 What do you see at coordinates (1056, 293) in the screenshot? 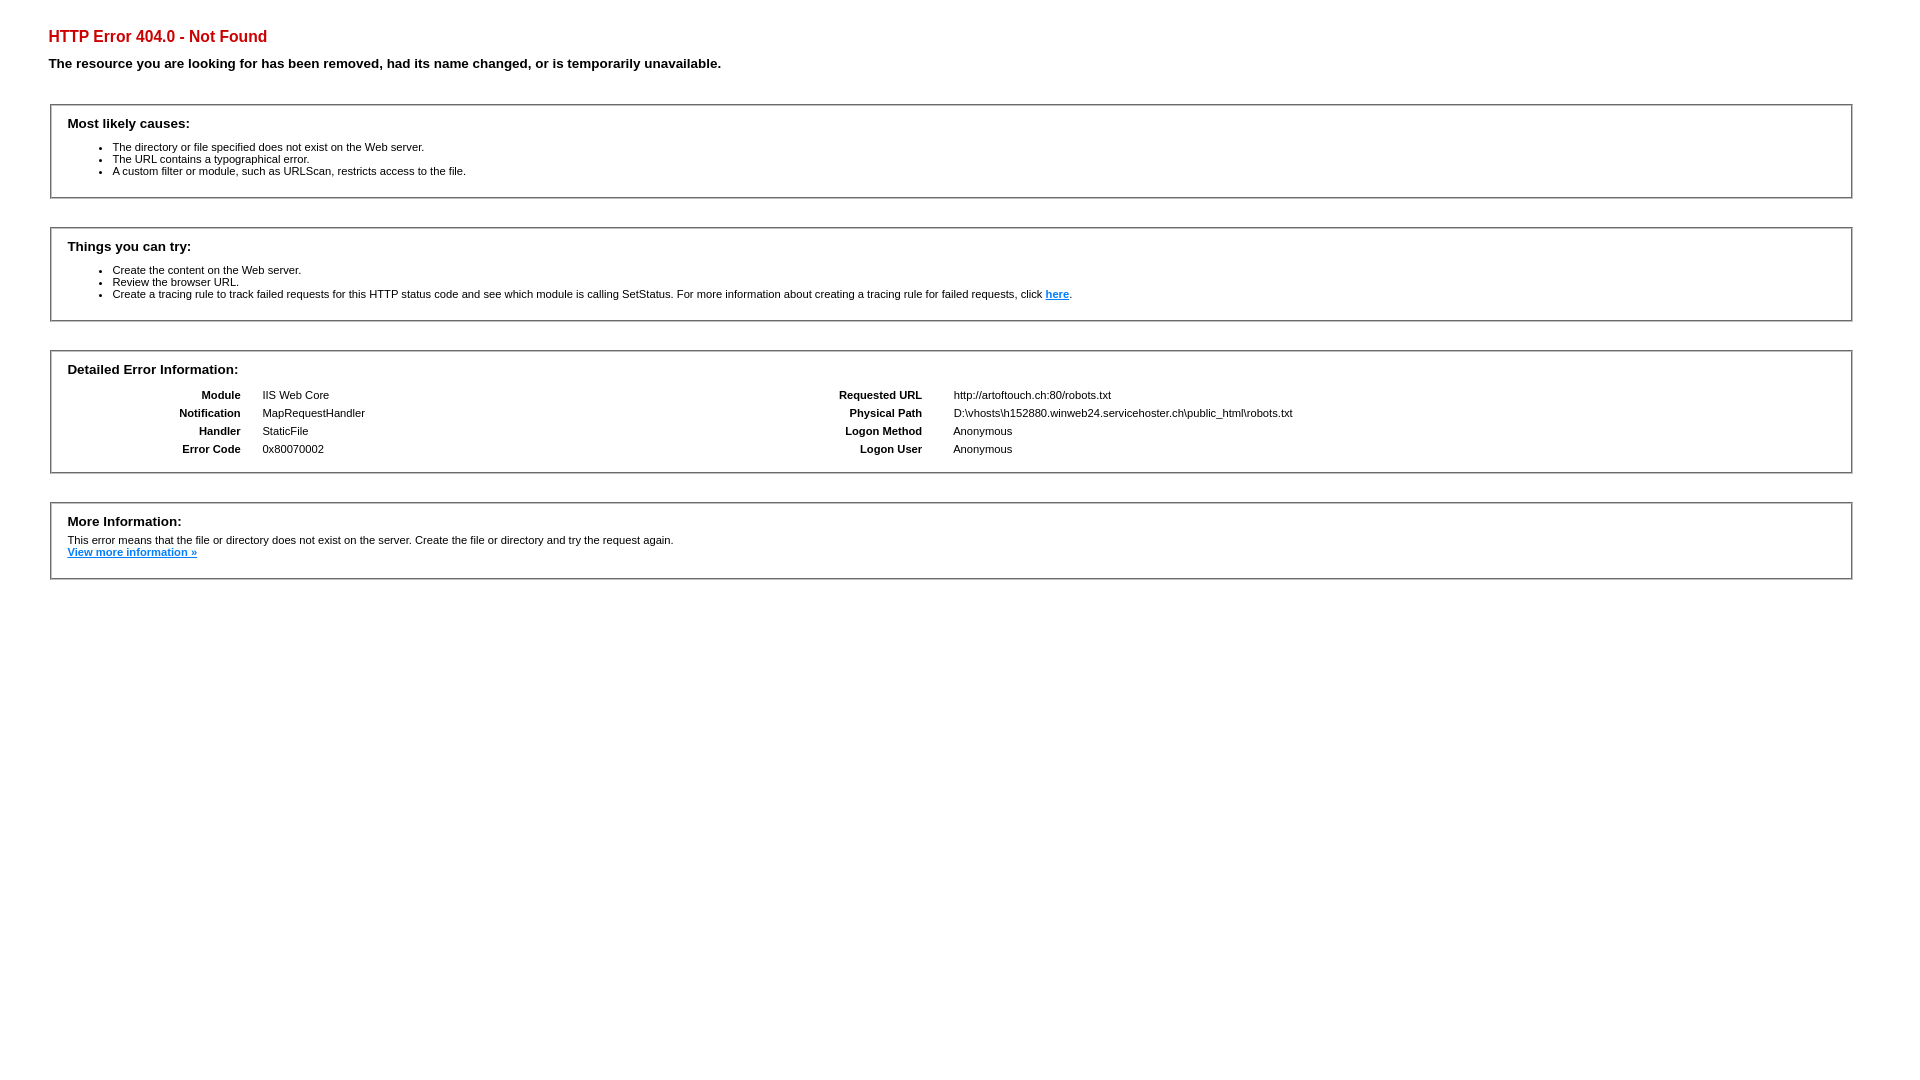
I see `'here'` at bounding box center [1056, 293].